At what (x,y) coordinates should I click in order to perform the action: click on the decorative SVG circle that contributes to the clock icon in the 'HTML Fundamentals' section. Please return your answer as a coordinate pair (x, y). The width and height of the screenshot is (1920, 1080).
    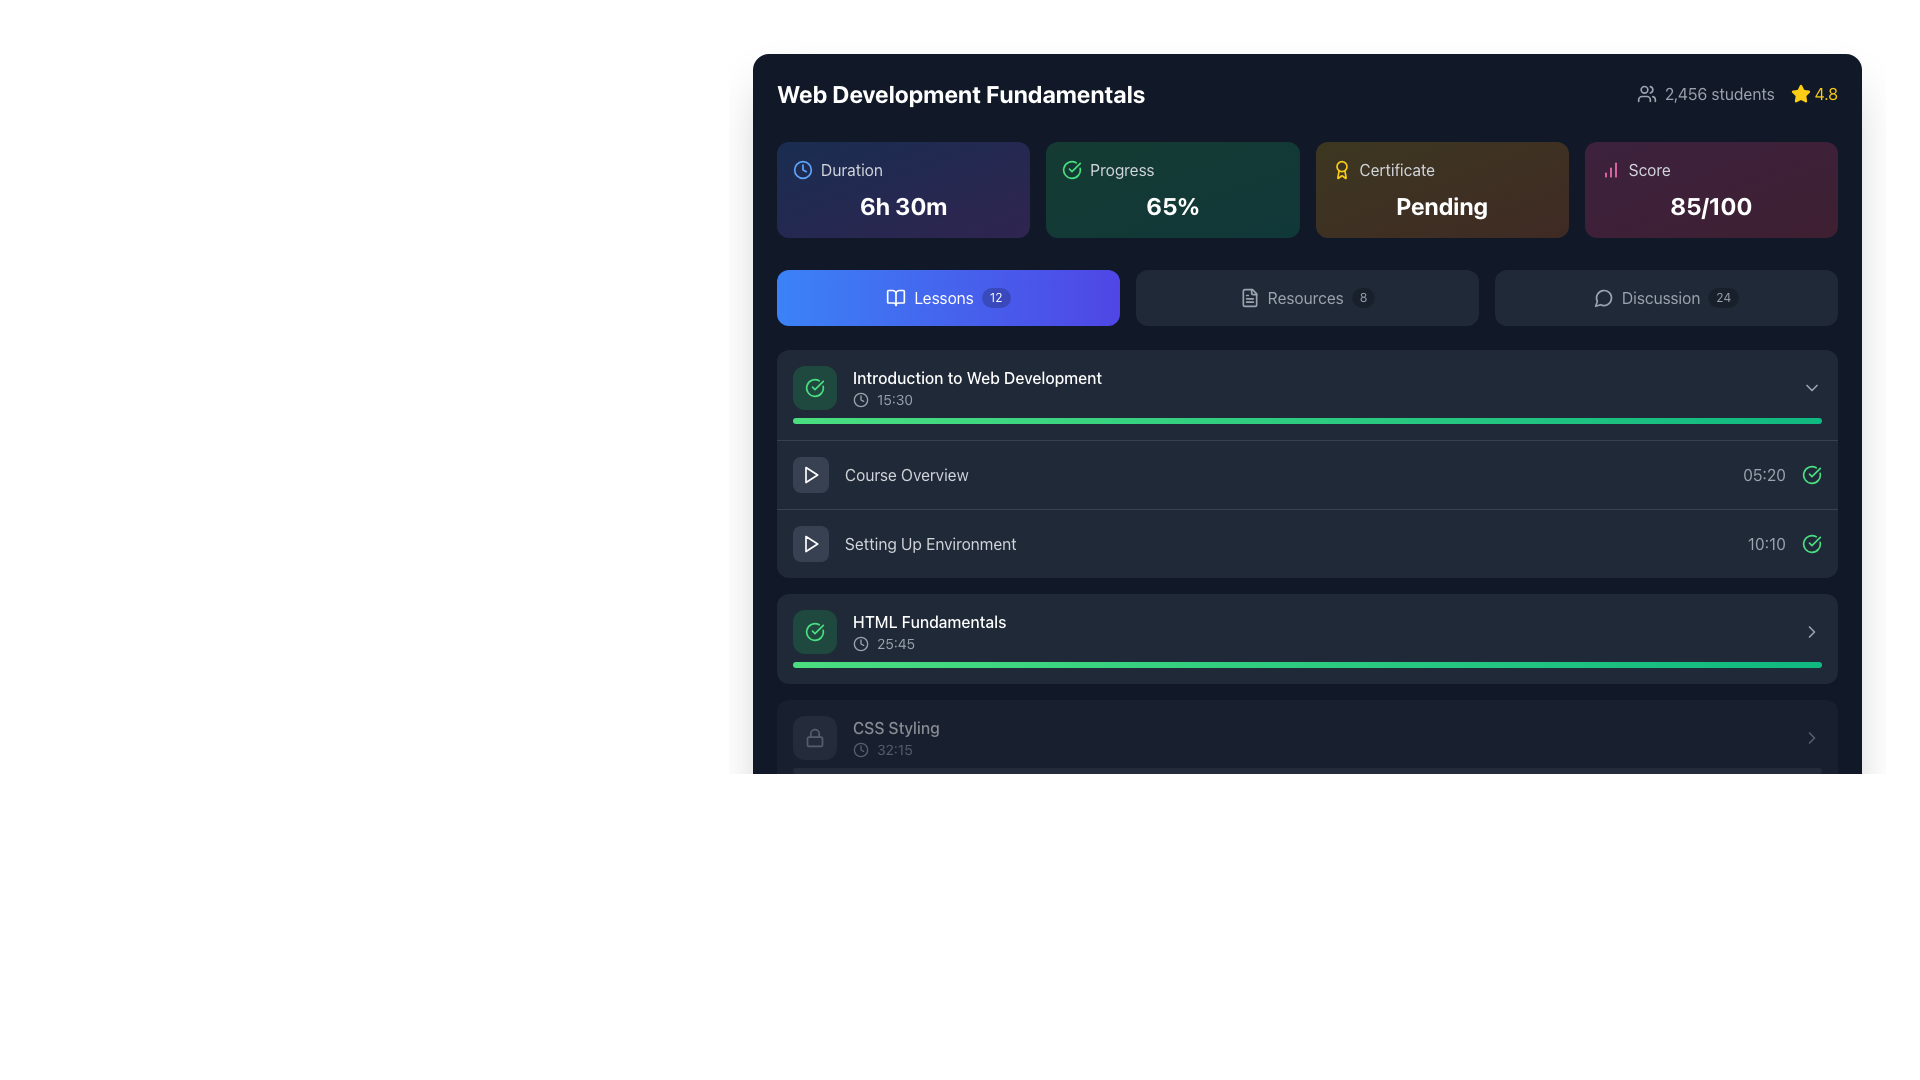
    Looking at the image, I should click on (860, 644).